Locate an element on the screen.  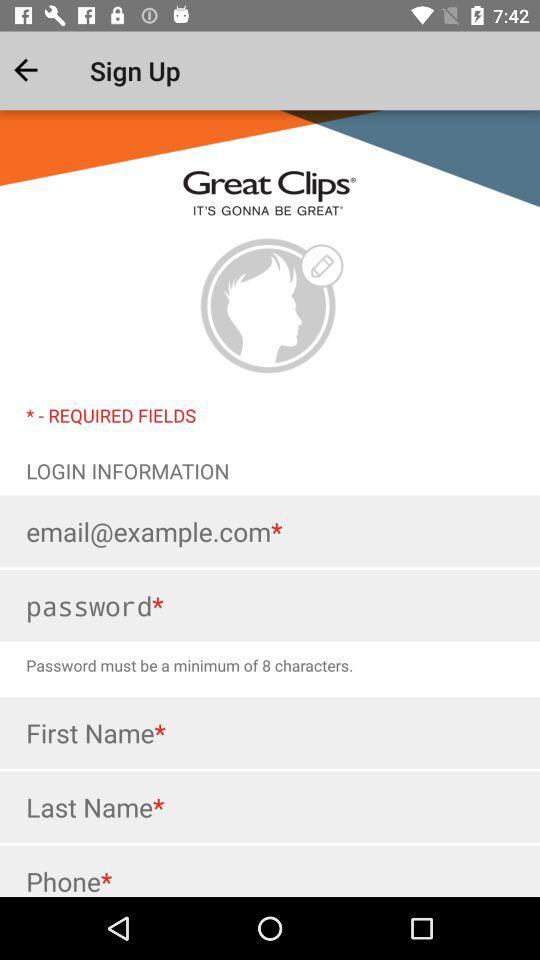
email address is located at coordinates (270, 530).